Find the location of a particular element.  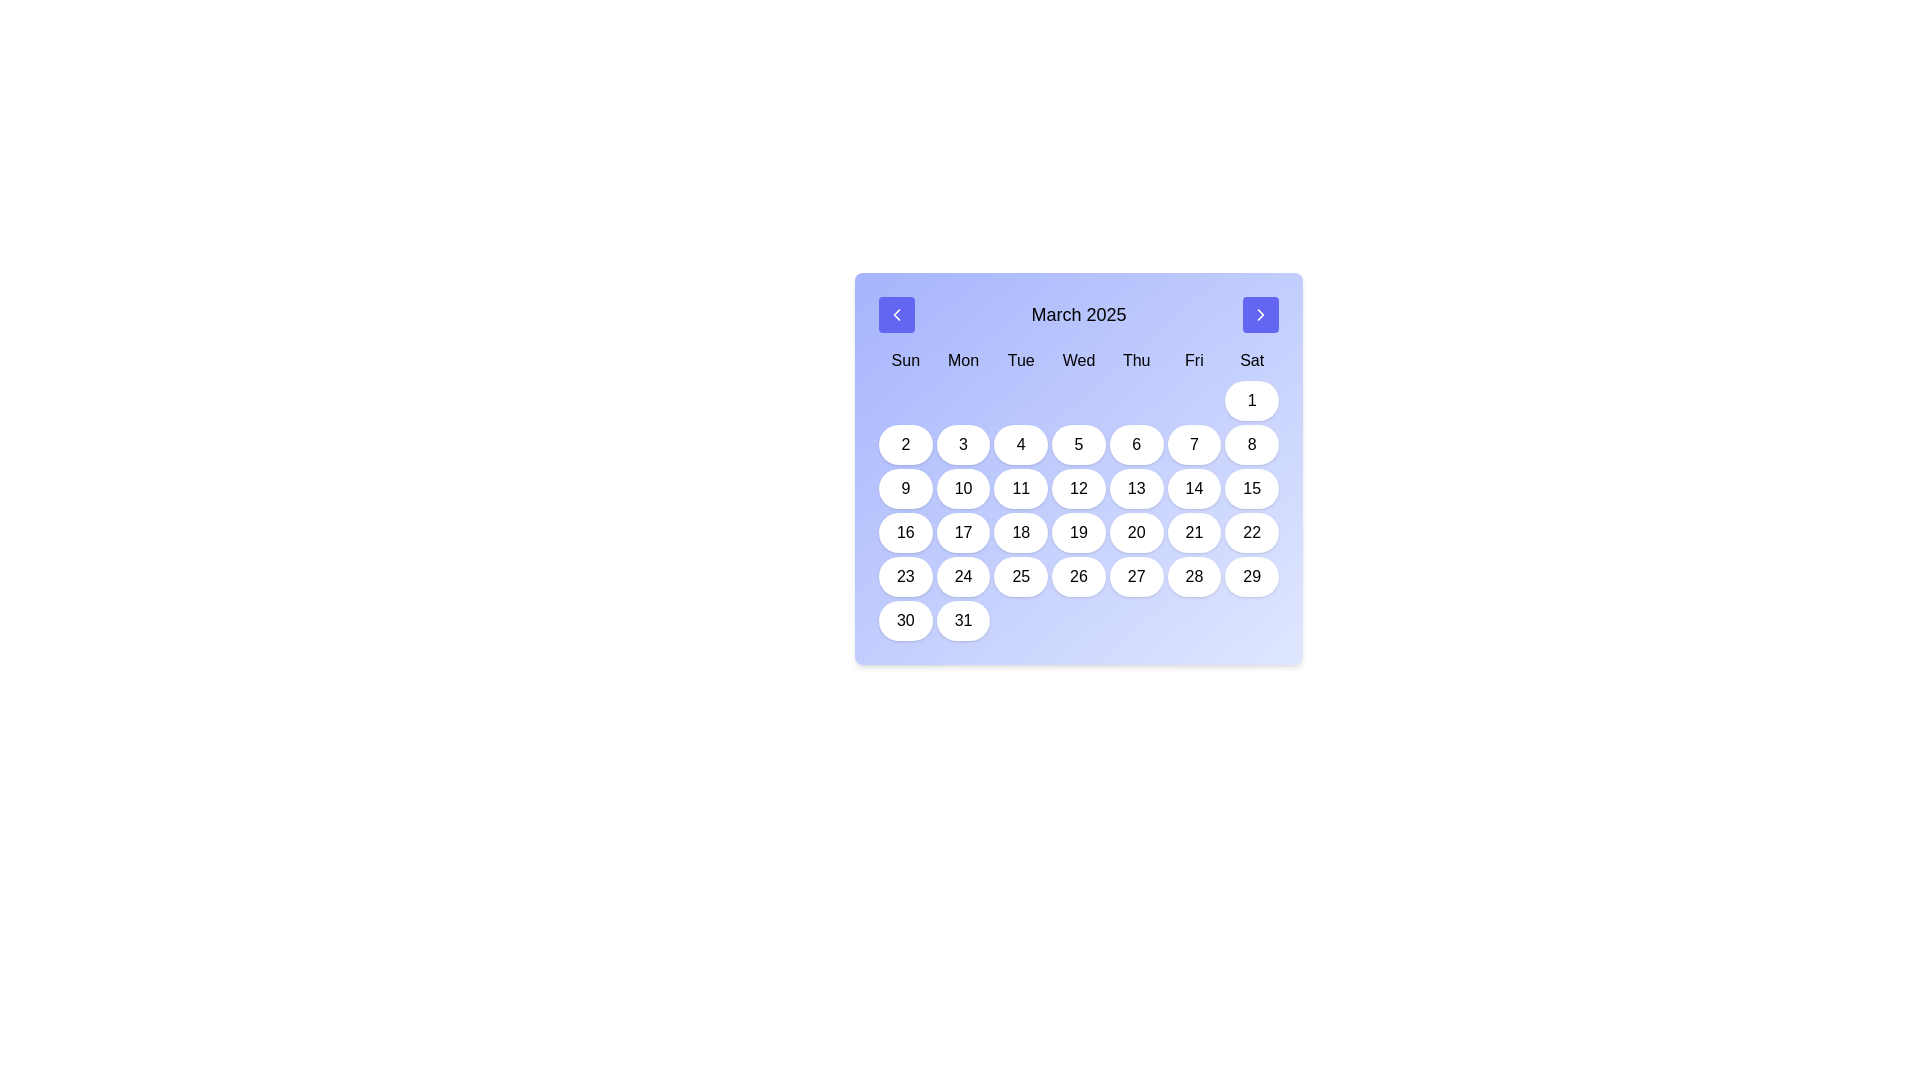

the interactive calendar widget at the specified coordinates is located at coordinates (1078, 469).